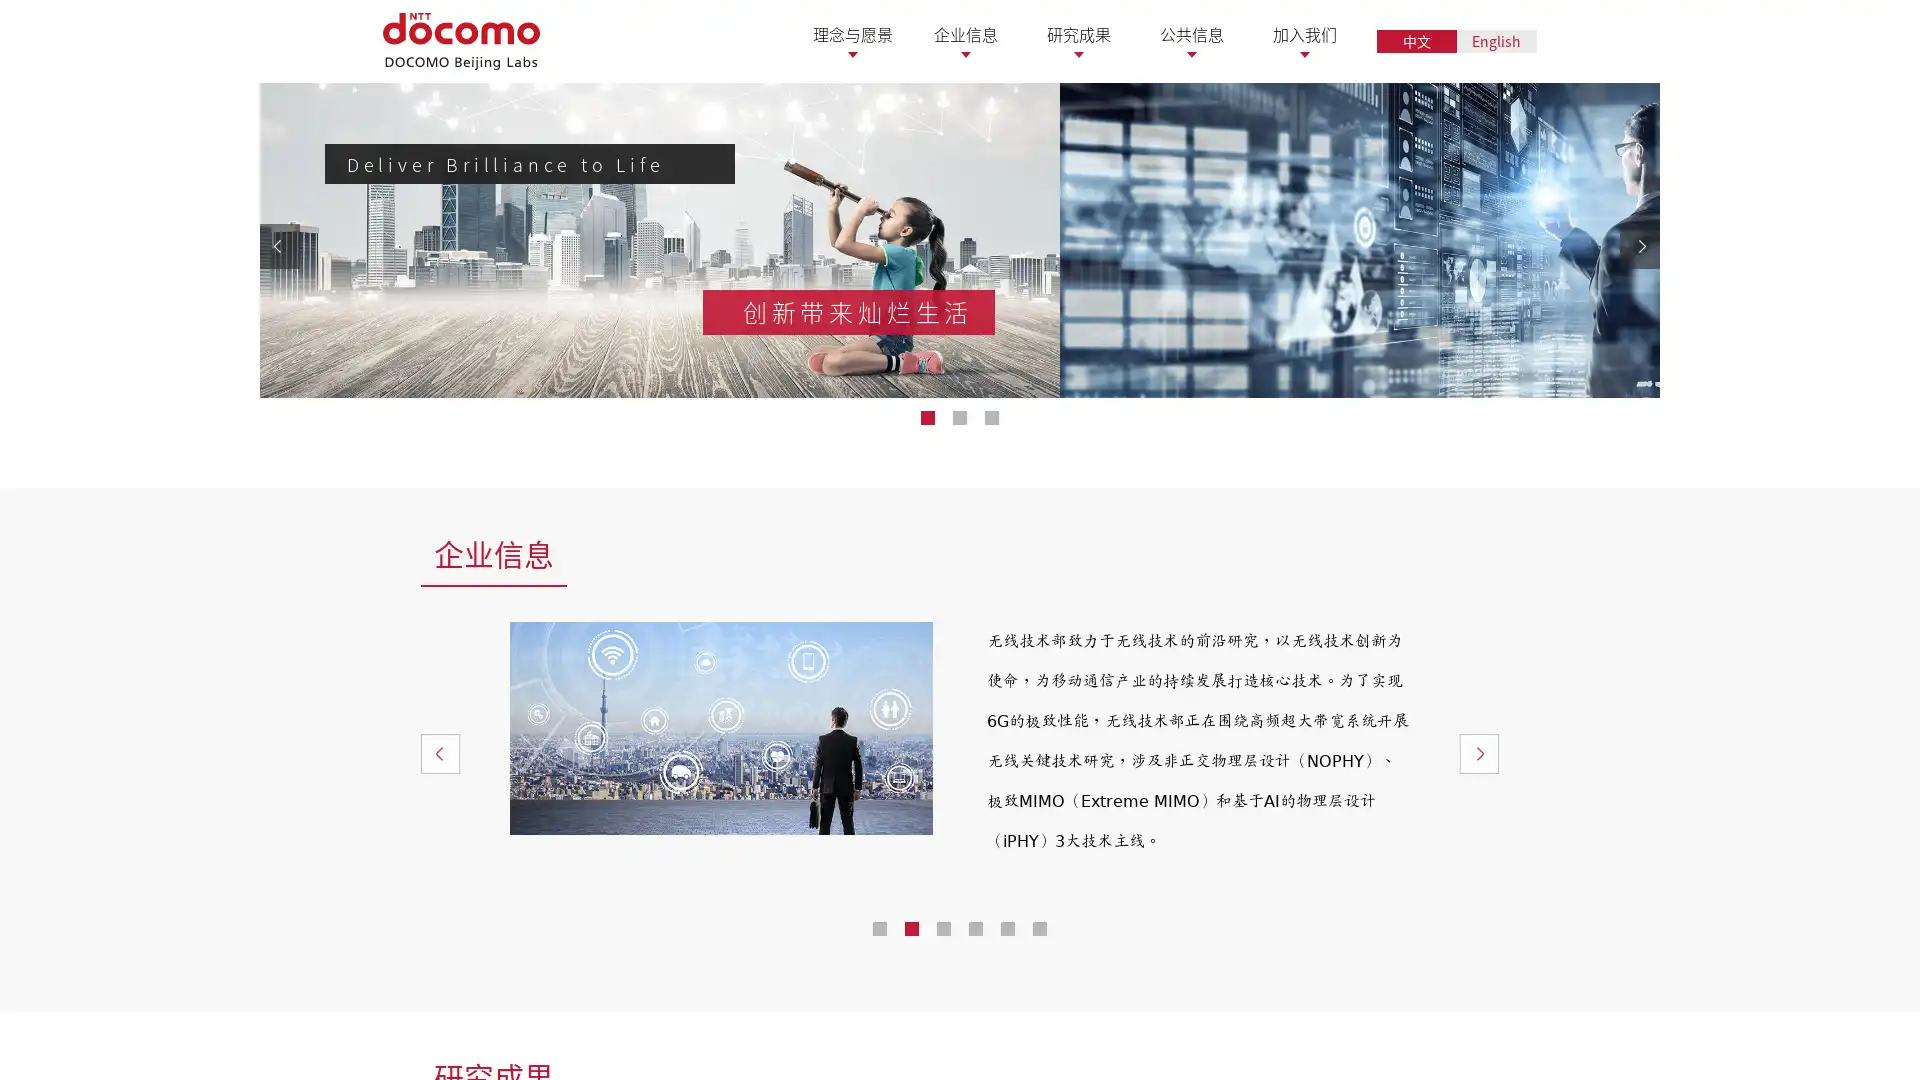 The width and height of the screenshot is (1920, 1080). What do you see at coordinates (1478, 991) in the screenshot?
I see `Next` at bounding box center [1478, 991].